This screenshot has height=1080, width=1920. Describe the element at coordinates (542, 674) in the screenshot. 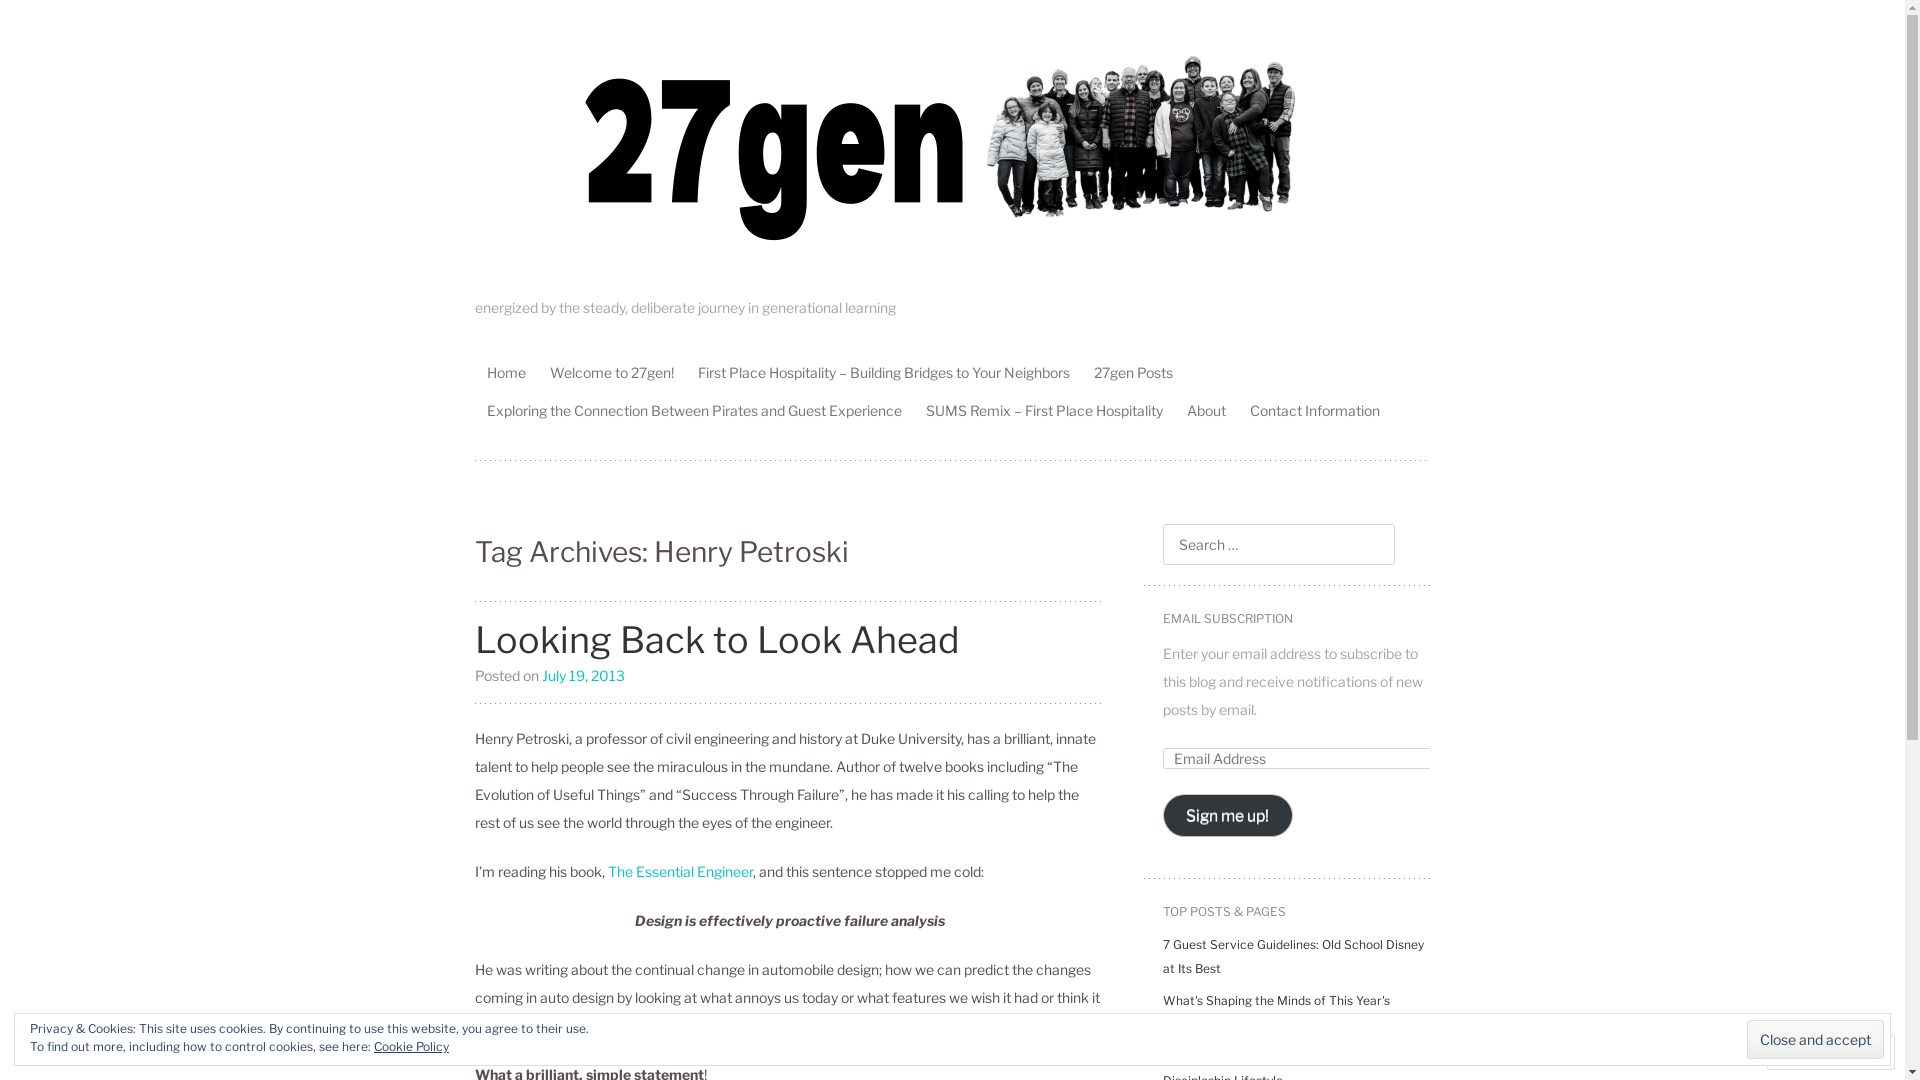

I see `'July 19, 2013'` at that location.